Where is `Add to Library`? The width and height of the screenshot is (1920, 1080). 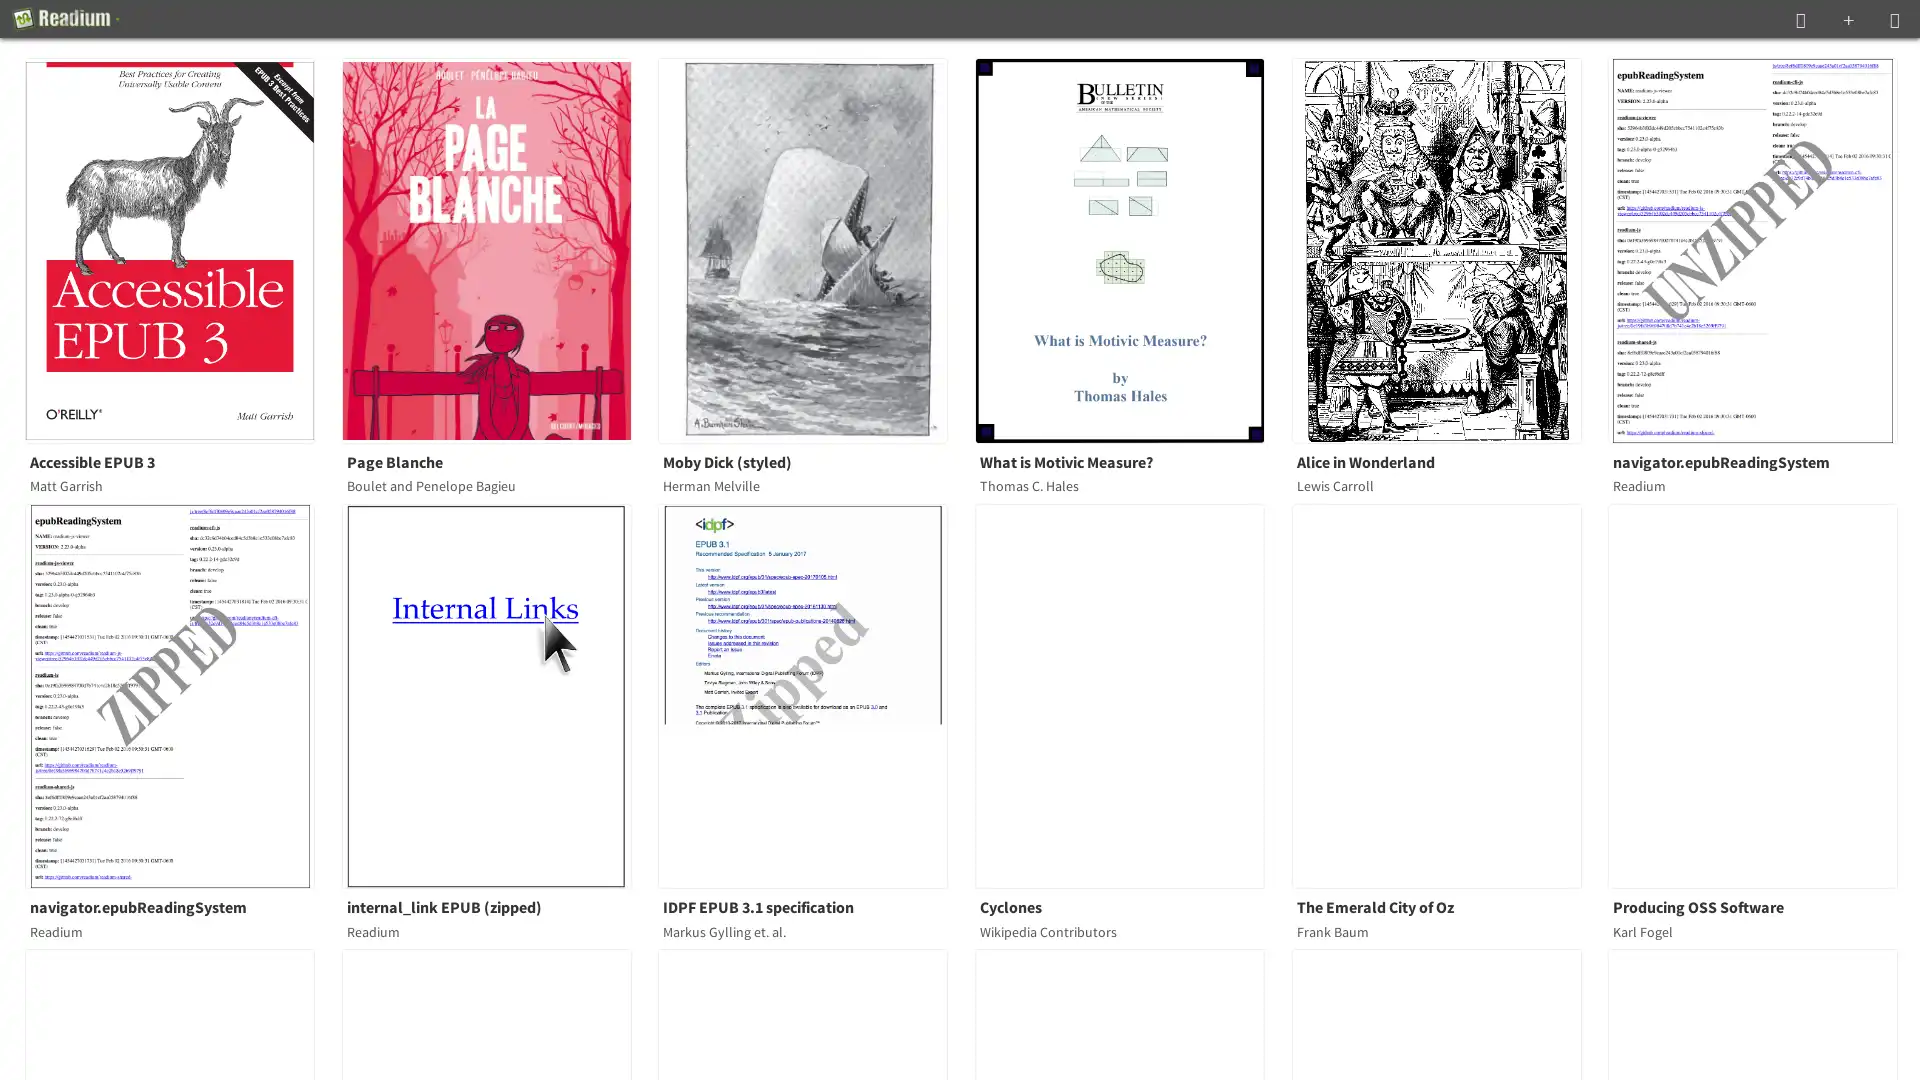
Add to Library is located at coordinates (1847, 19).